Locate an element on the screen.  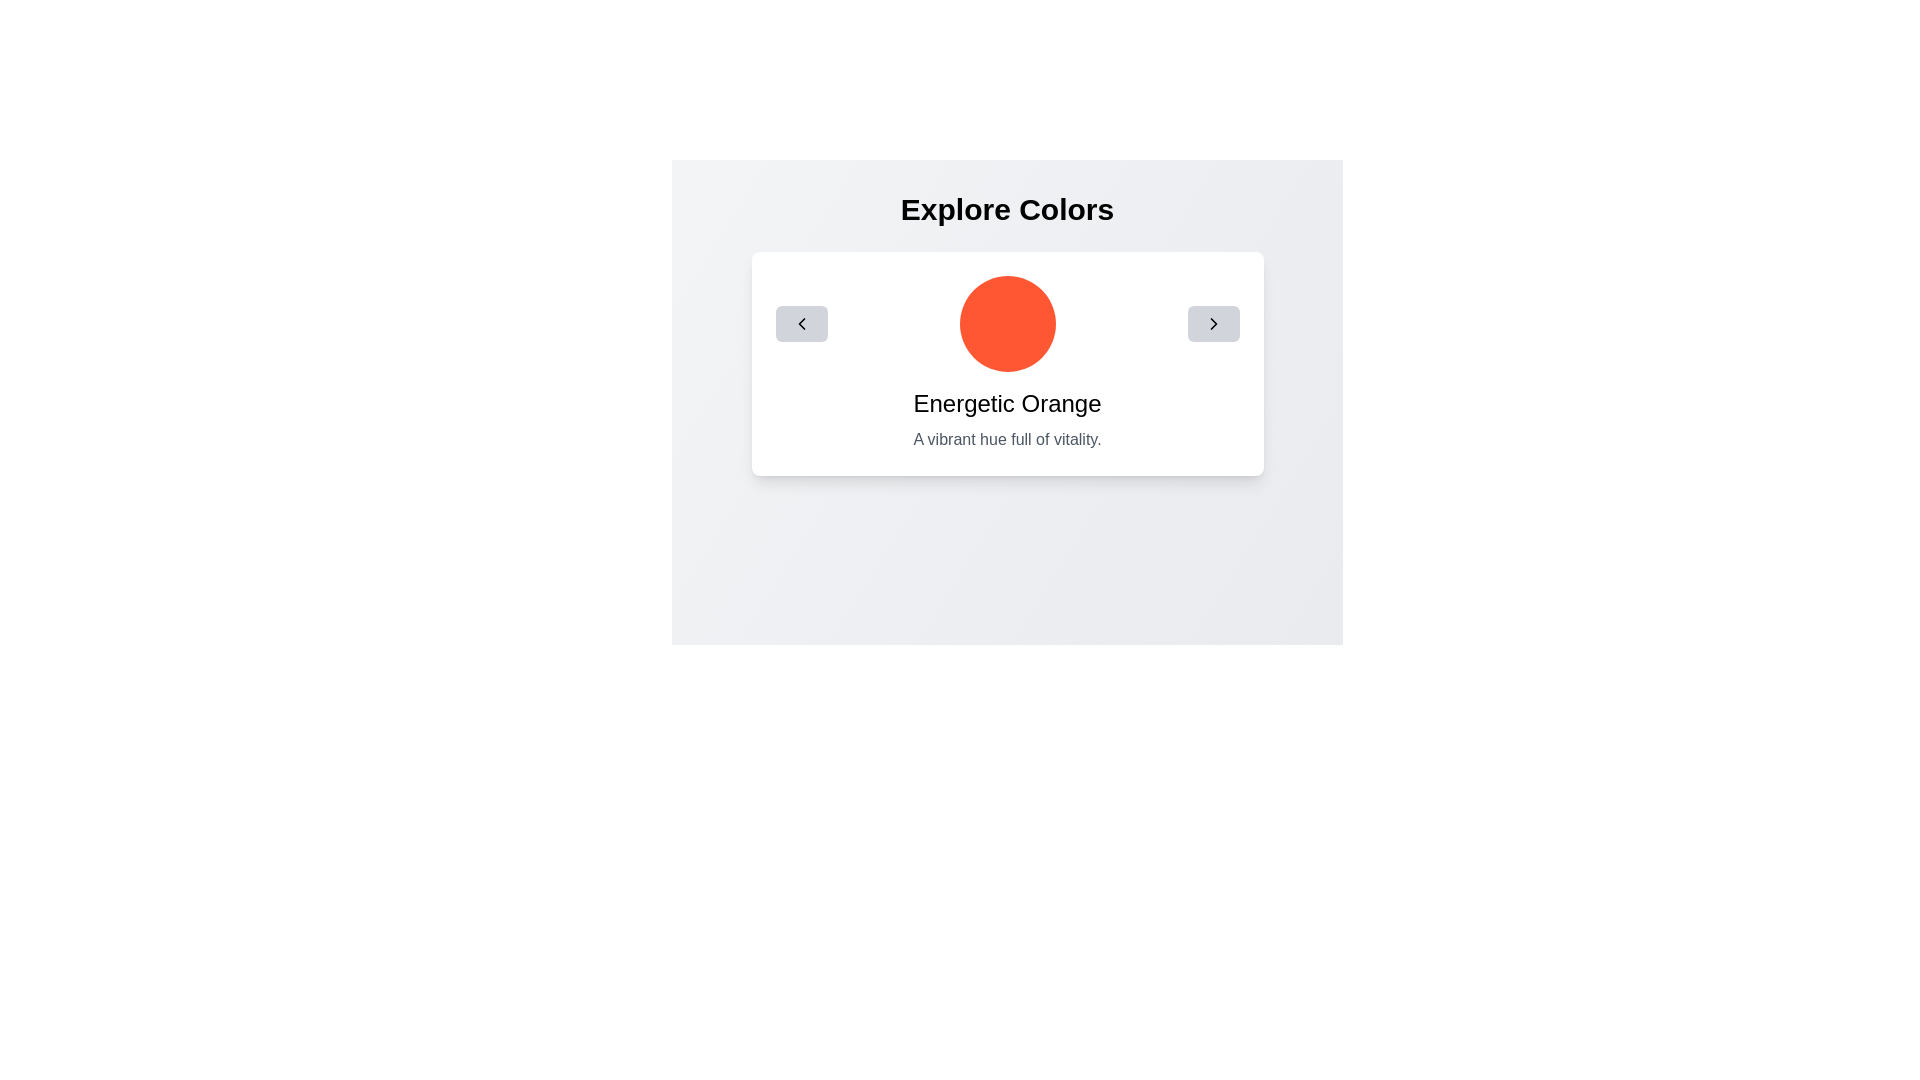
the vibrant orange circular icon located in the center of the white card labeled 'Explore Colors' is located at coordinates (1007, 390).